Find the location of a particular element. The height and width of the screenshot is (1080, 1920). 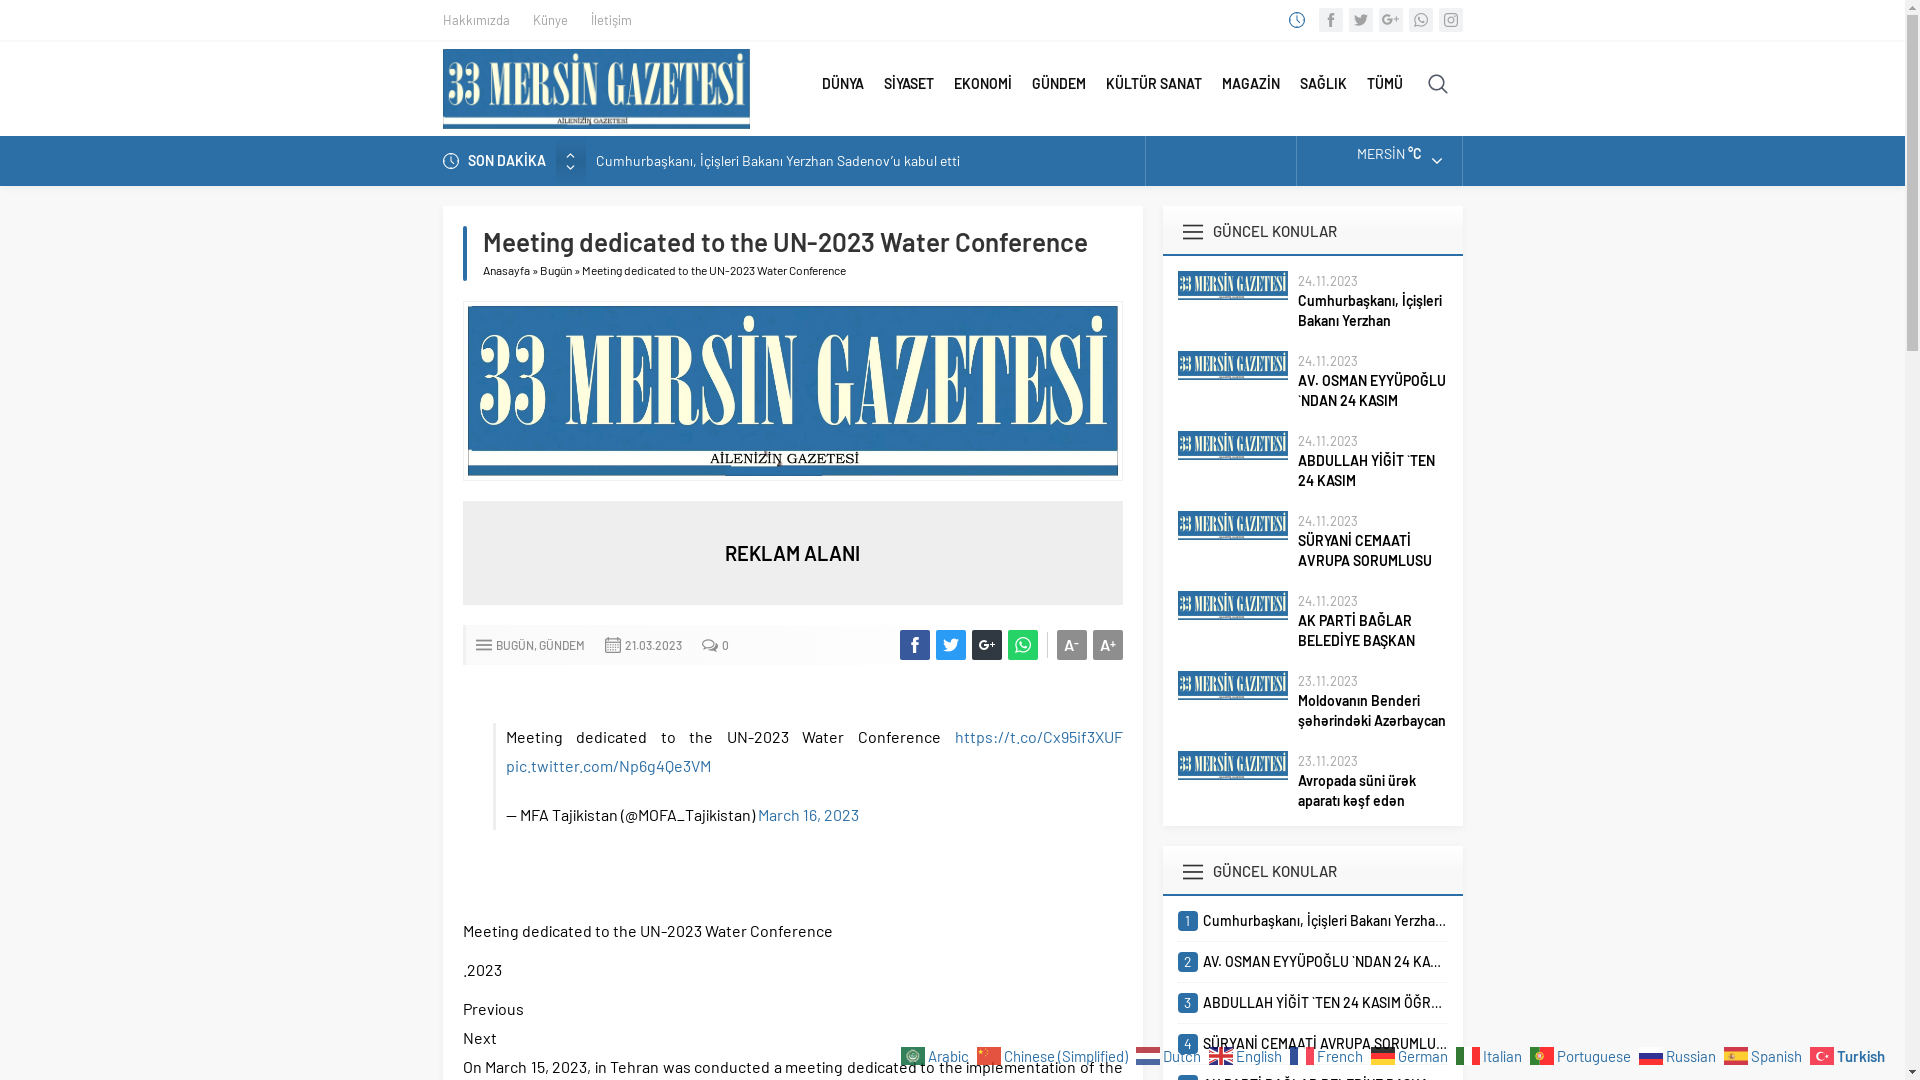

'Twitter' is located at coordinates (1359, 19).